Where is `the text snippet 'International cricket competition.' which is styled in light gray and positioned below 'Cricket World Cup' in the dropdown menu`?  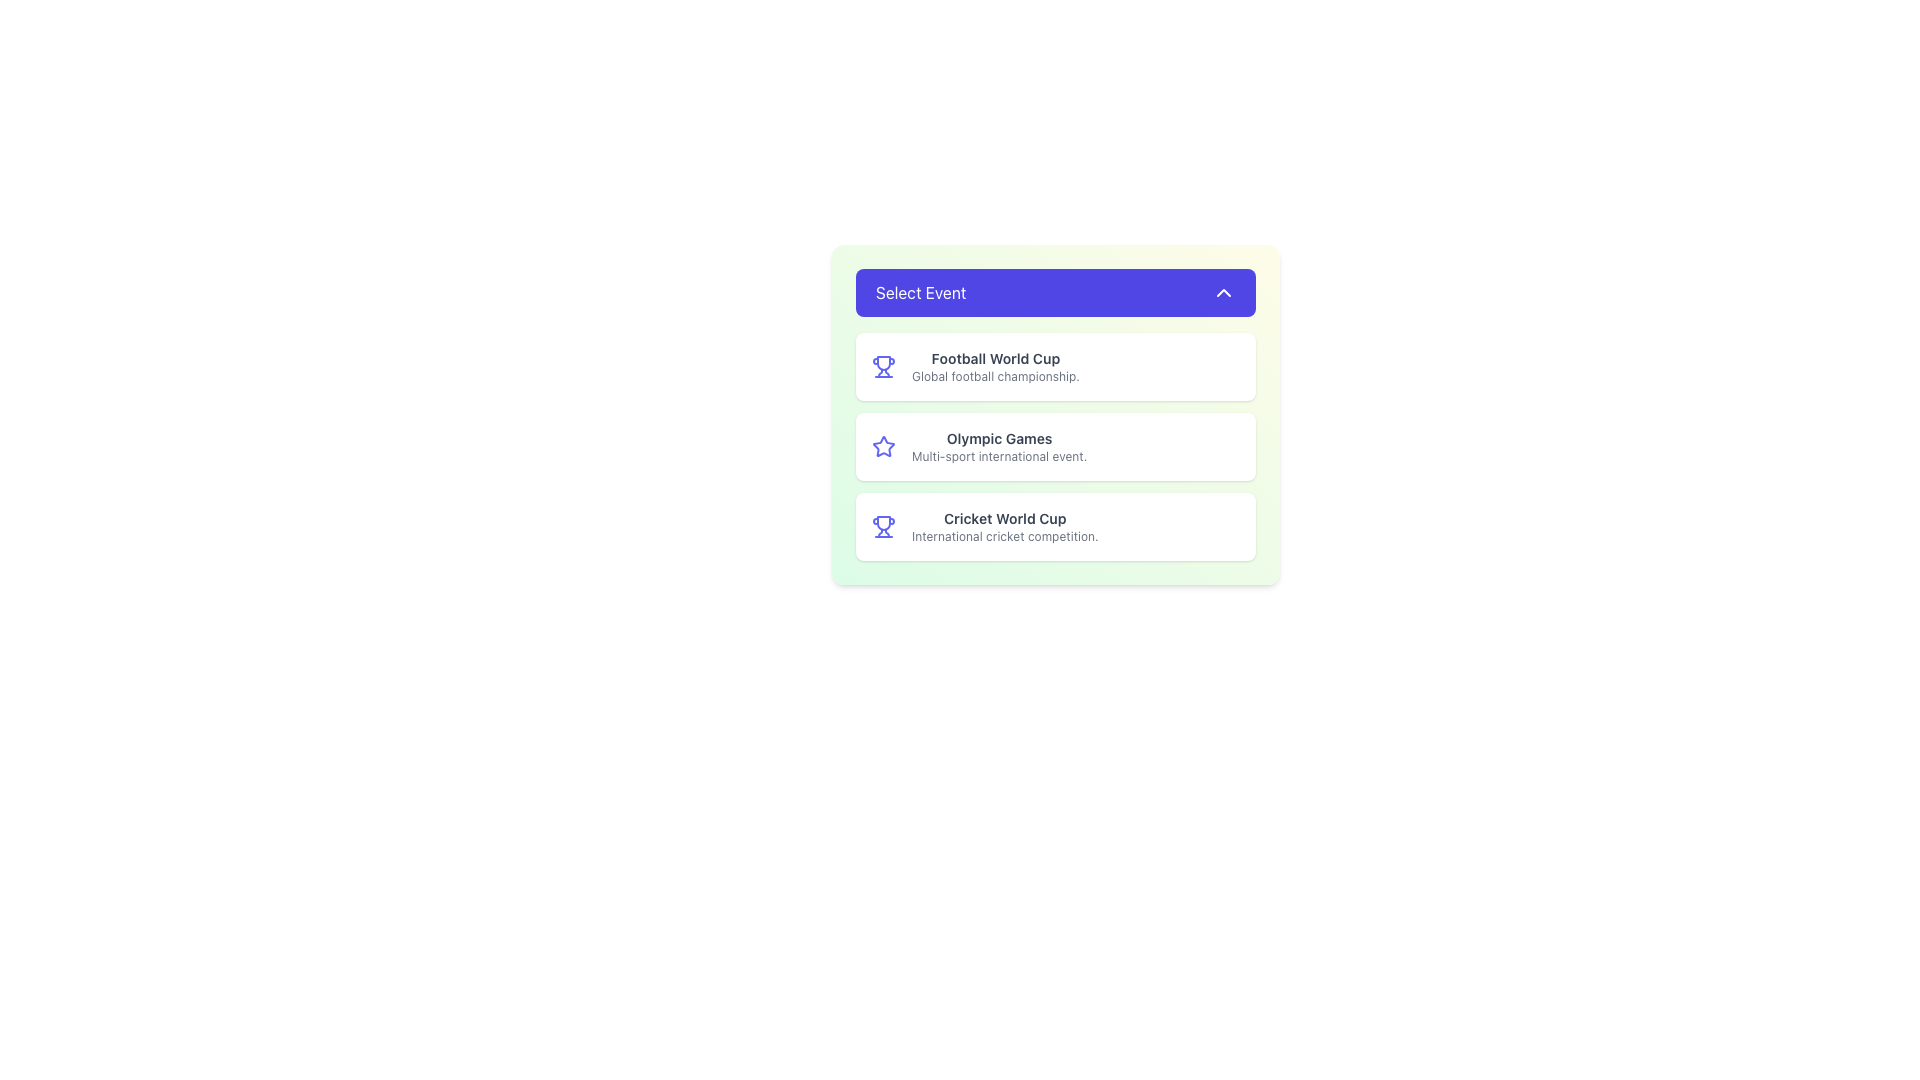 the text snippet 'International cricket competition.' which is styled in light gray and positioned below 'Cricket World Cup' in the dropdown menu is located at coordinates (1005, 535).